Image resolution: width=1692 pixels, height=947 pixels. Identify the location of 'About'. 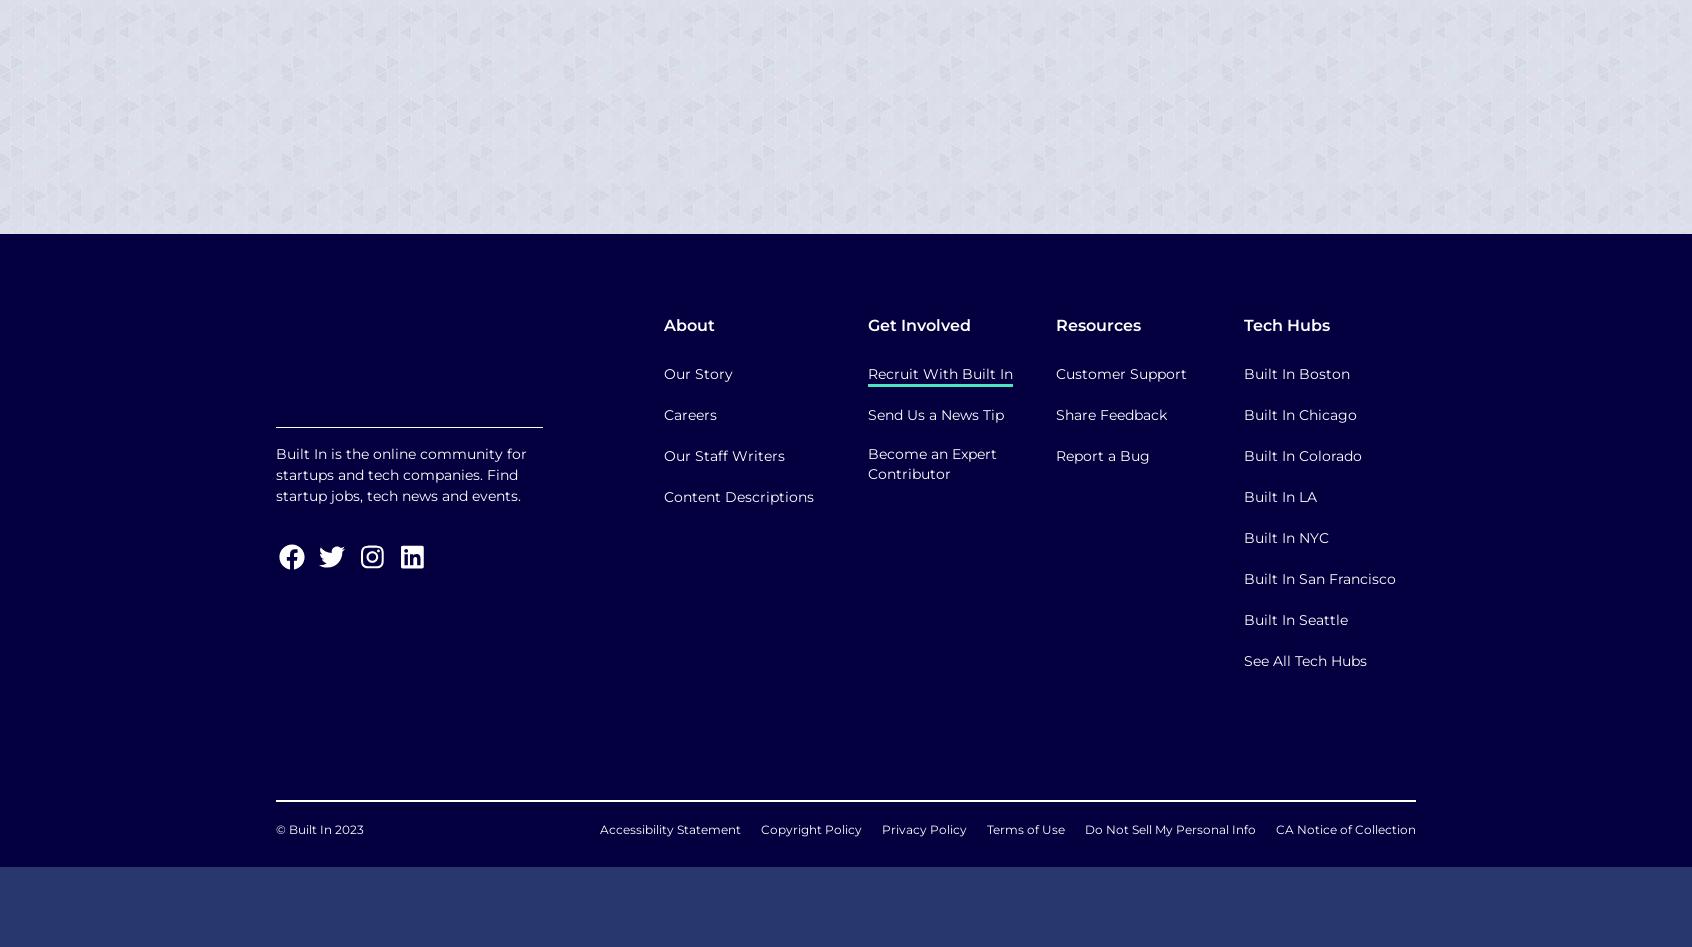
(689, 324).